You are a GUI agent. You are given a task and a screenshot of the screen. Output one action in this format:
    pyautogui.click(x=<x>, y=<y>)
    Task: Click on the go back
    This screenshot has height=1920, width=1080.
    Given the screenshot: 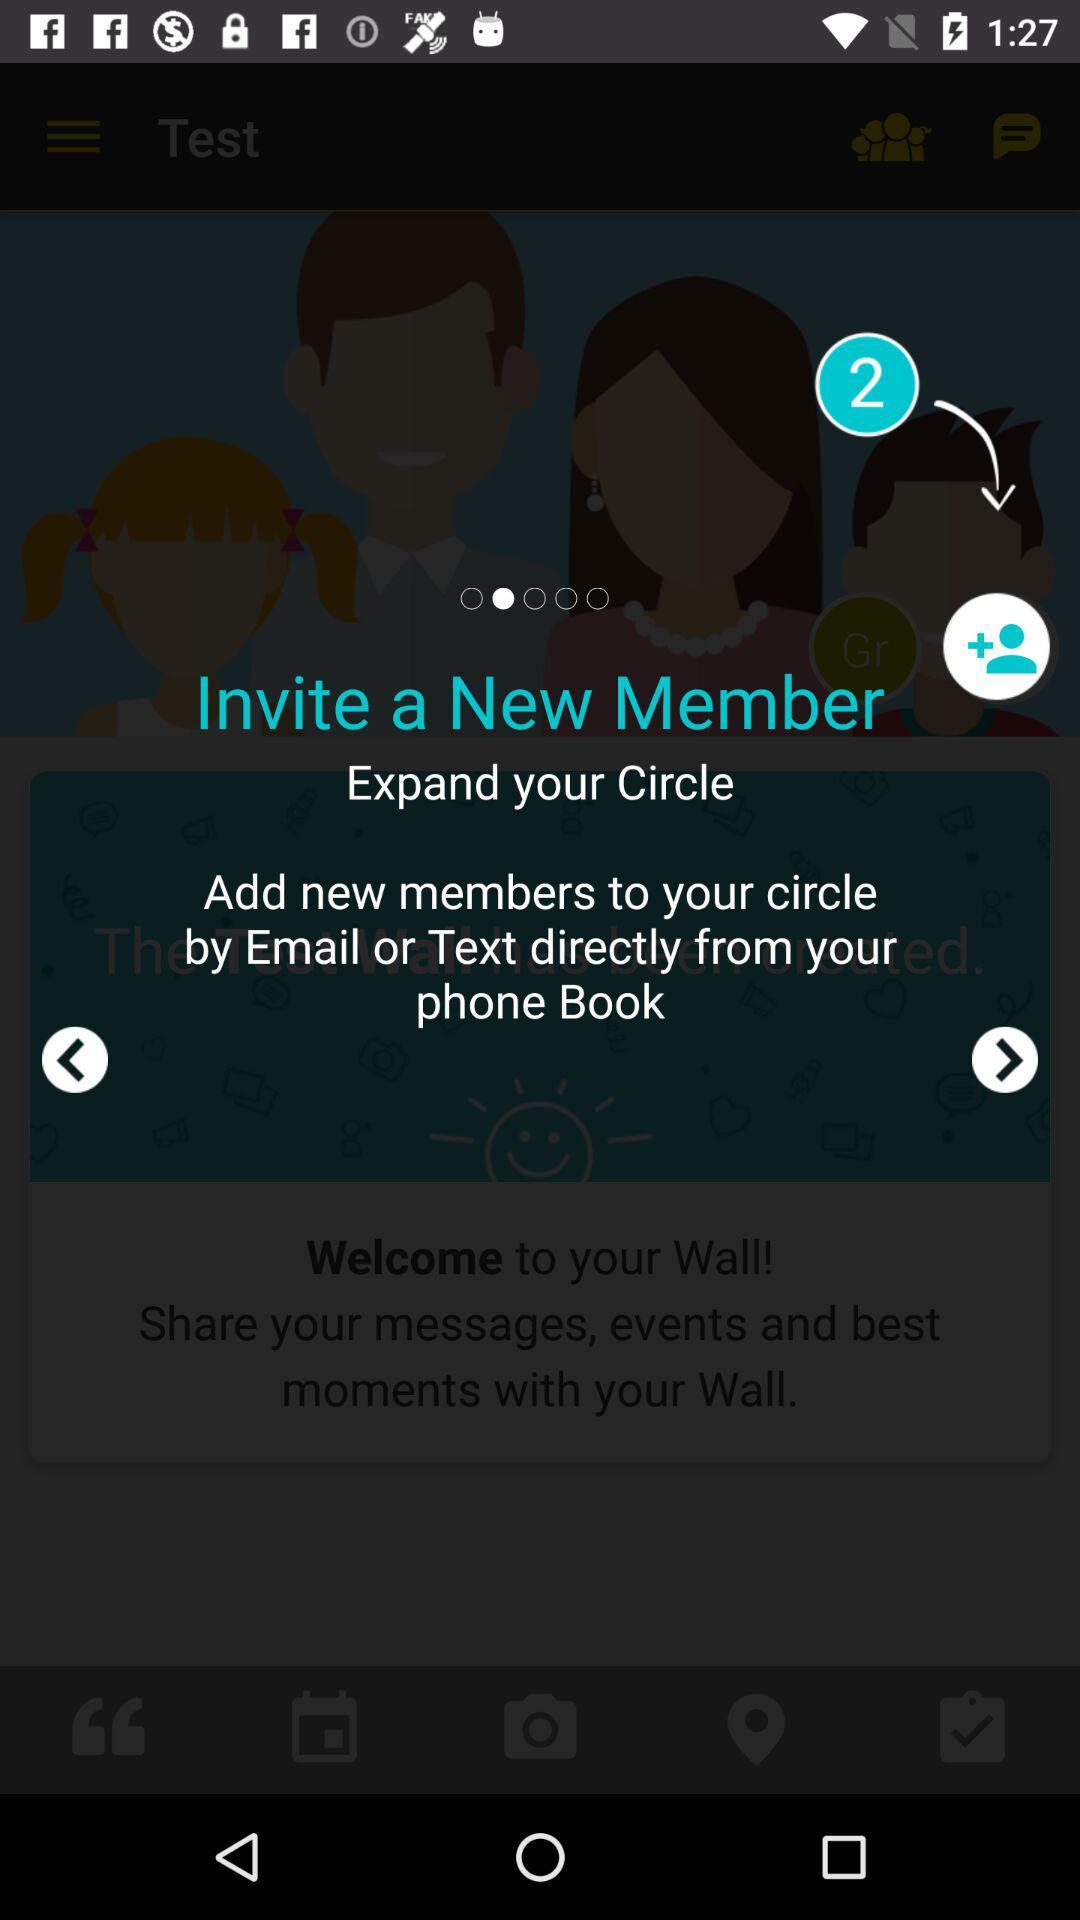 What is the action you would take?
    pyautogui.click(x=73, y=927)
    